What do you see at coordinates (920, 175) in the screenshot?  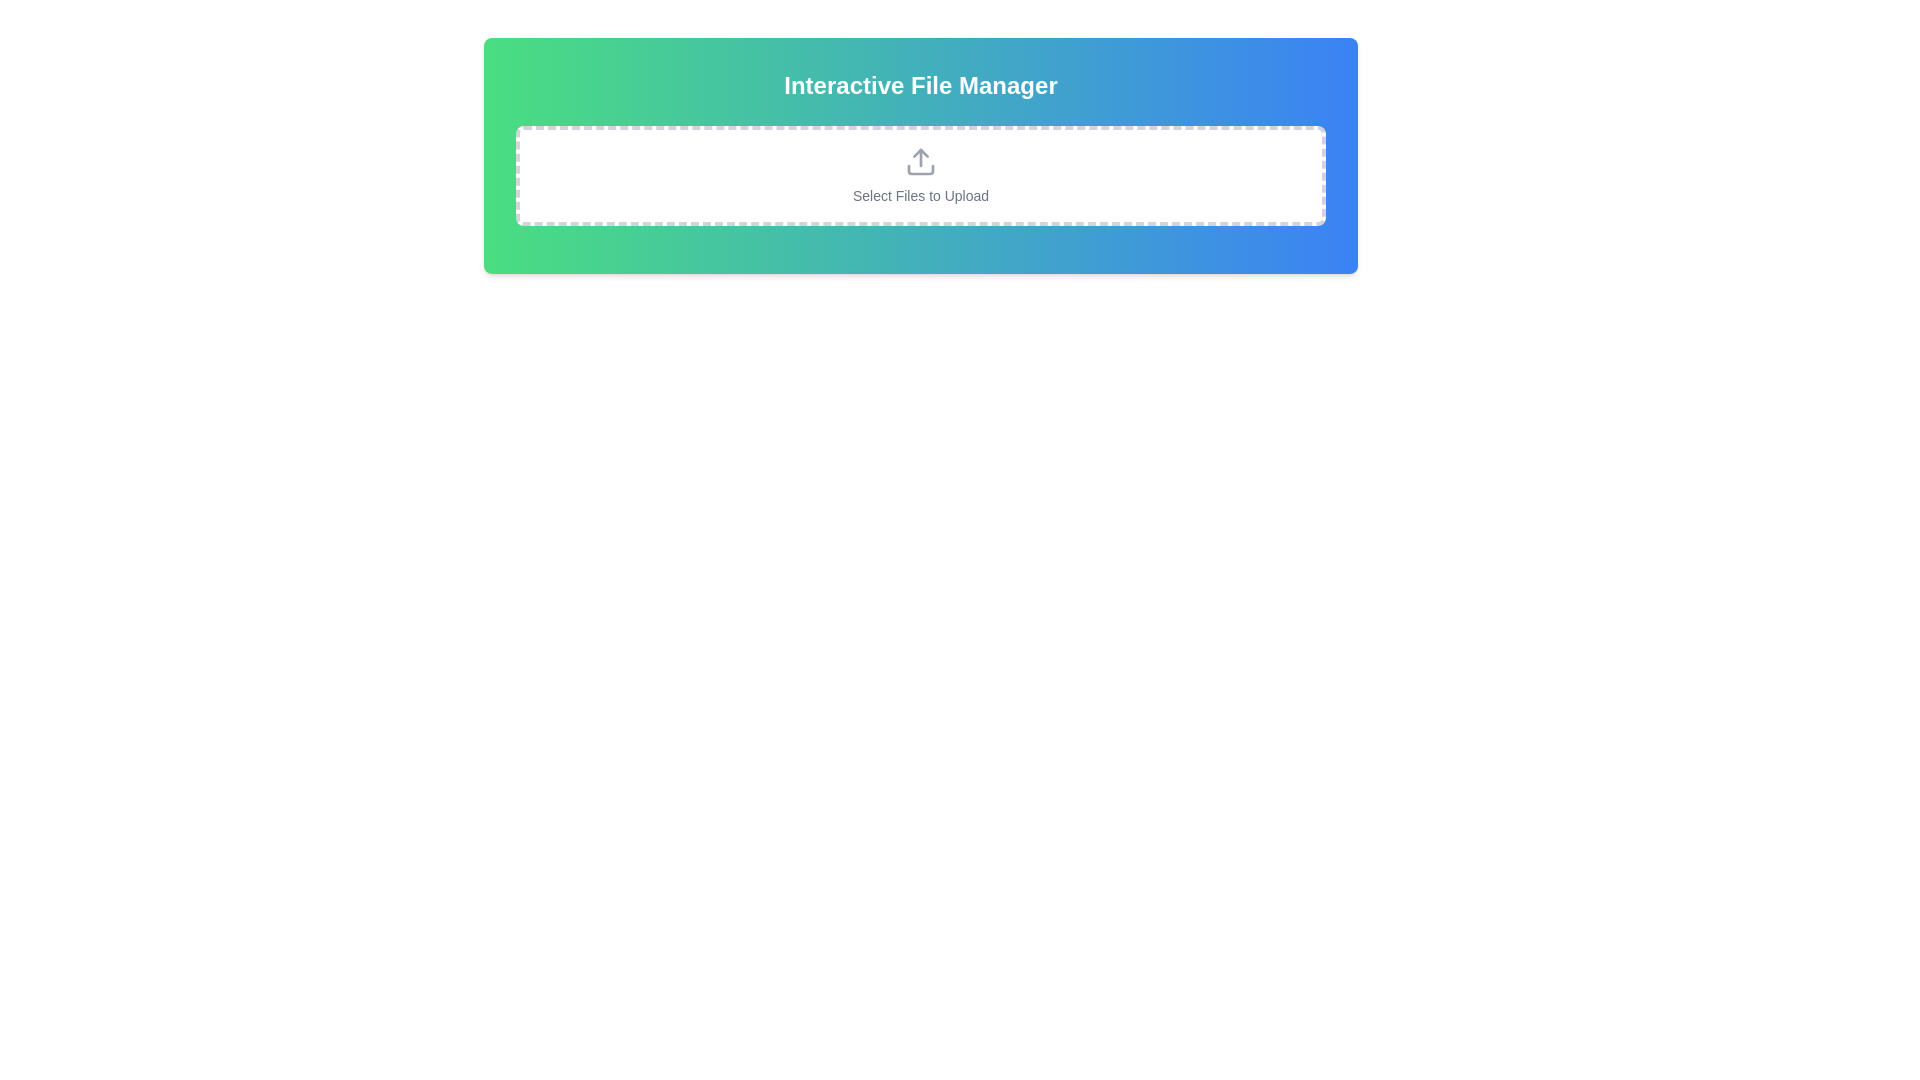 I see `the rectangular button with a dashed border and the text 'Select Files to Upload'` at bounding box center [920, 175].